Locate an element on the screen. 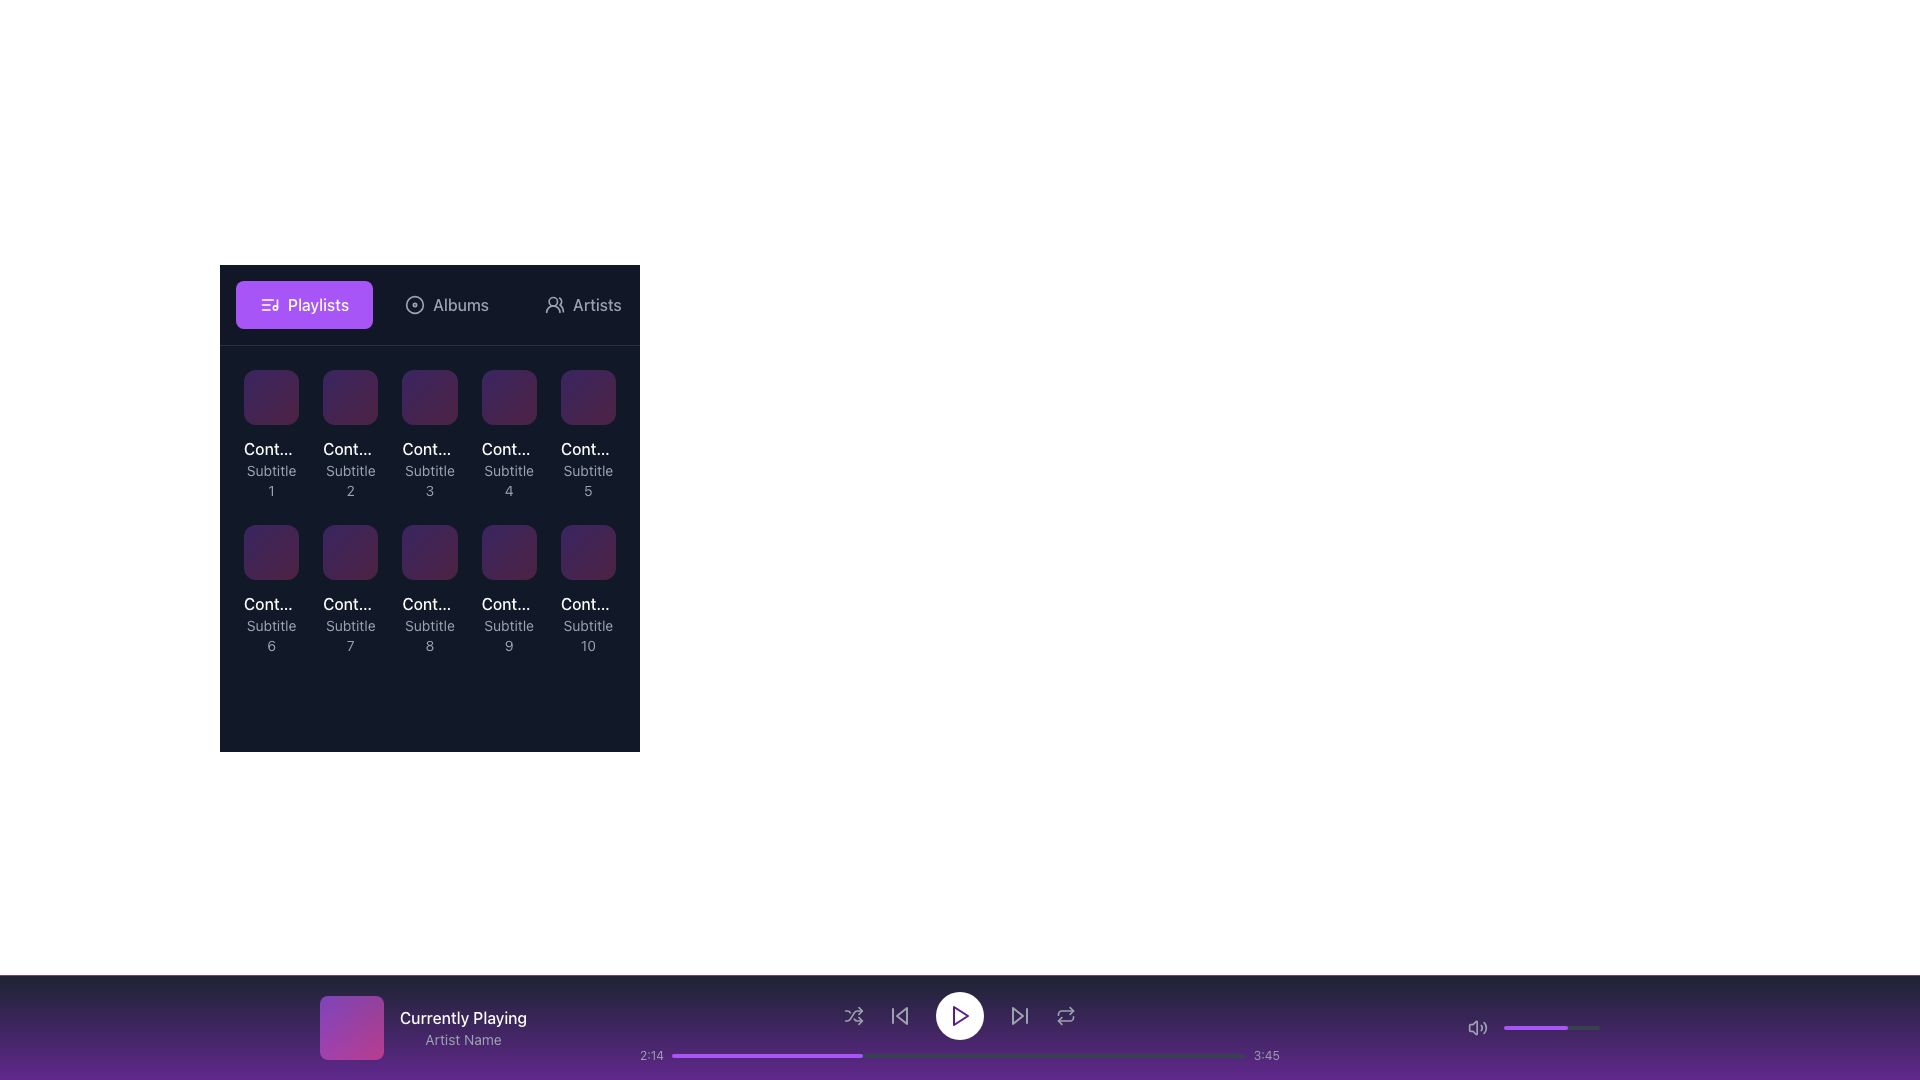 This screenshot has height=1080, width=1920. the interactive card with metadata display, located in the bottom-right corner of the grid layout is located at coordinates (587, 589).